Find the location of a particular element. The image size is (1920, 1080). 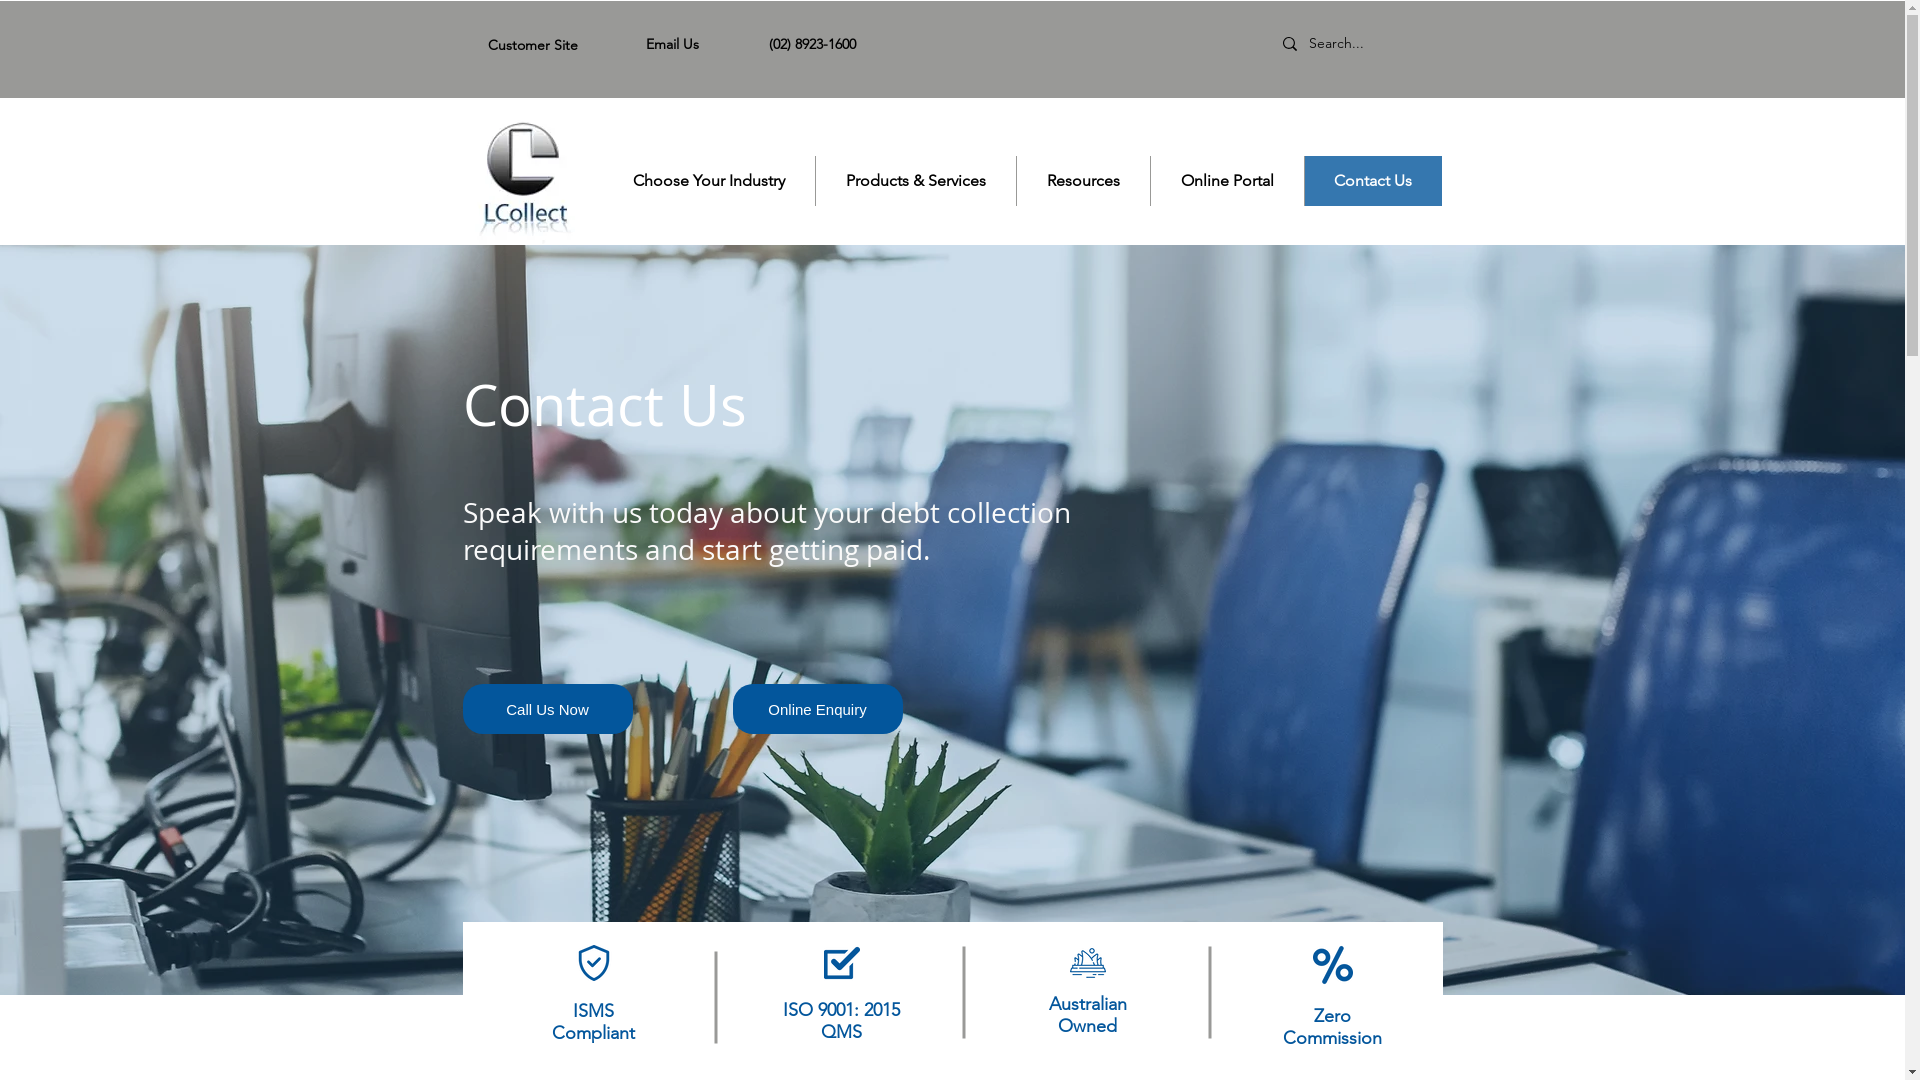

'Email Us' is located at coordinates (672, 43).